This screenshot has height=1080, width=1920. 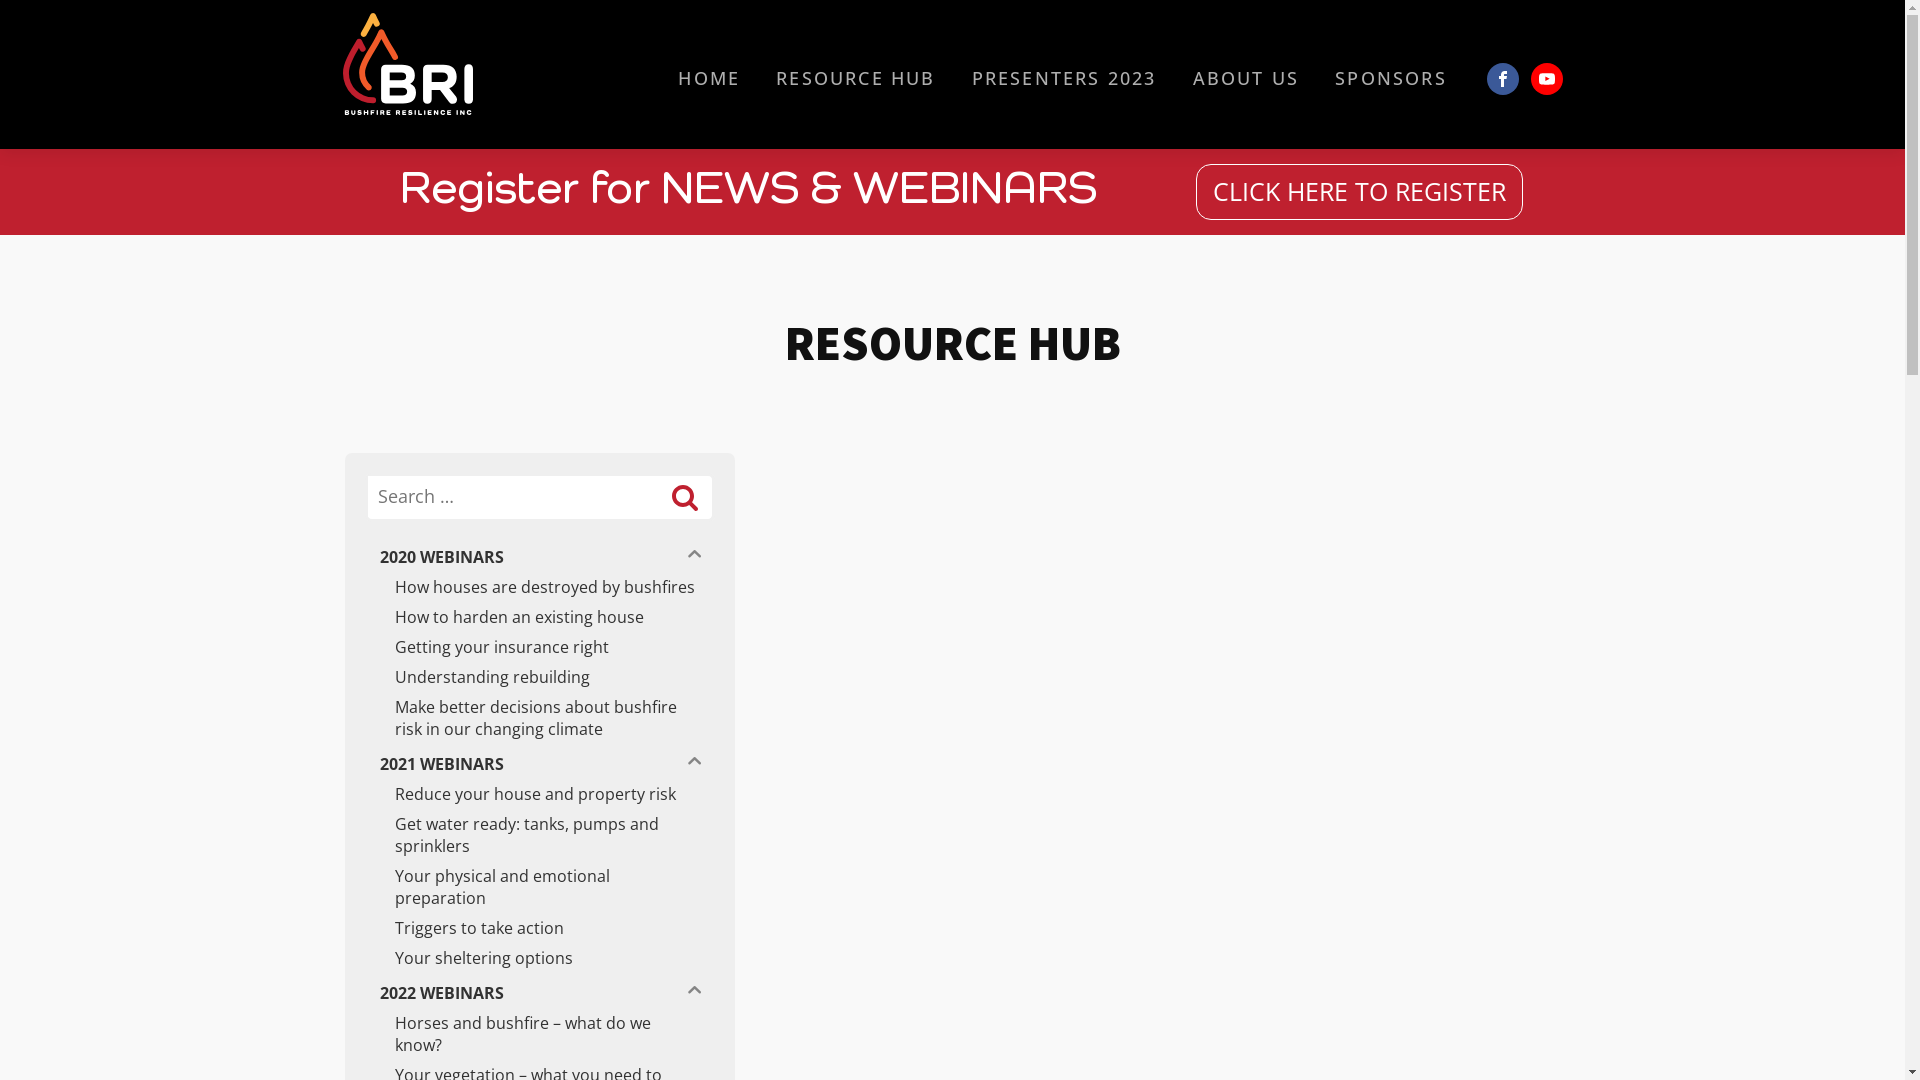 What do you see at coordinates (1359, 192) in the screenshot?
I see `'CLICK HERE TO REGISTER'` at bounding box center [1359, 192].